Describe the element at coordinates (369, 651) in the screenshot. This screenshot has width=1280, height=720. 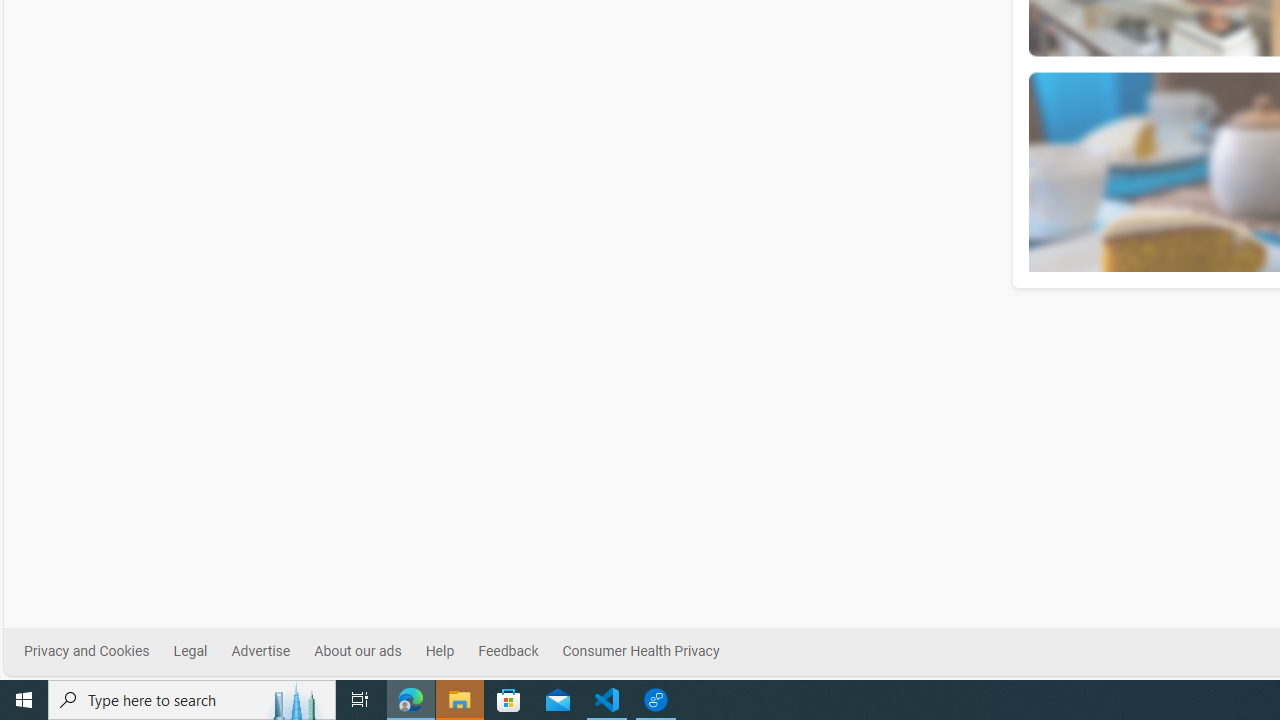
I see `'About our ads'` at that location.